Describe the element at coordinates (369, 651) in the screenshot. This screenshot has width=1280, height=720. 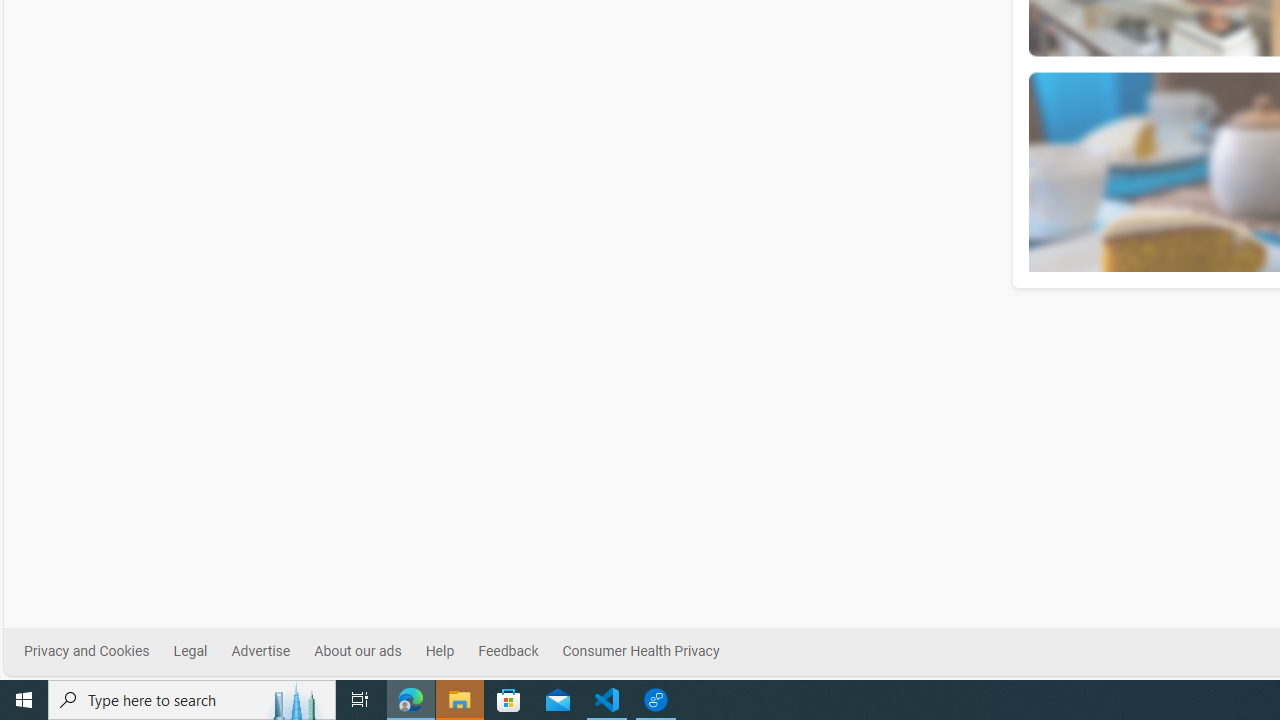
I see `'About our ads'` at that location.